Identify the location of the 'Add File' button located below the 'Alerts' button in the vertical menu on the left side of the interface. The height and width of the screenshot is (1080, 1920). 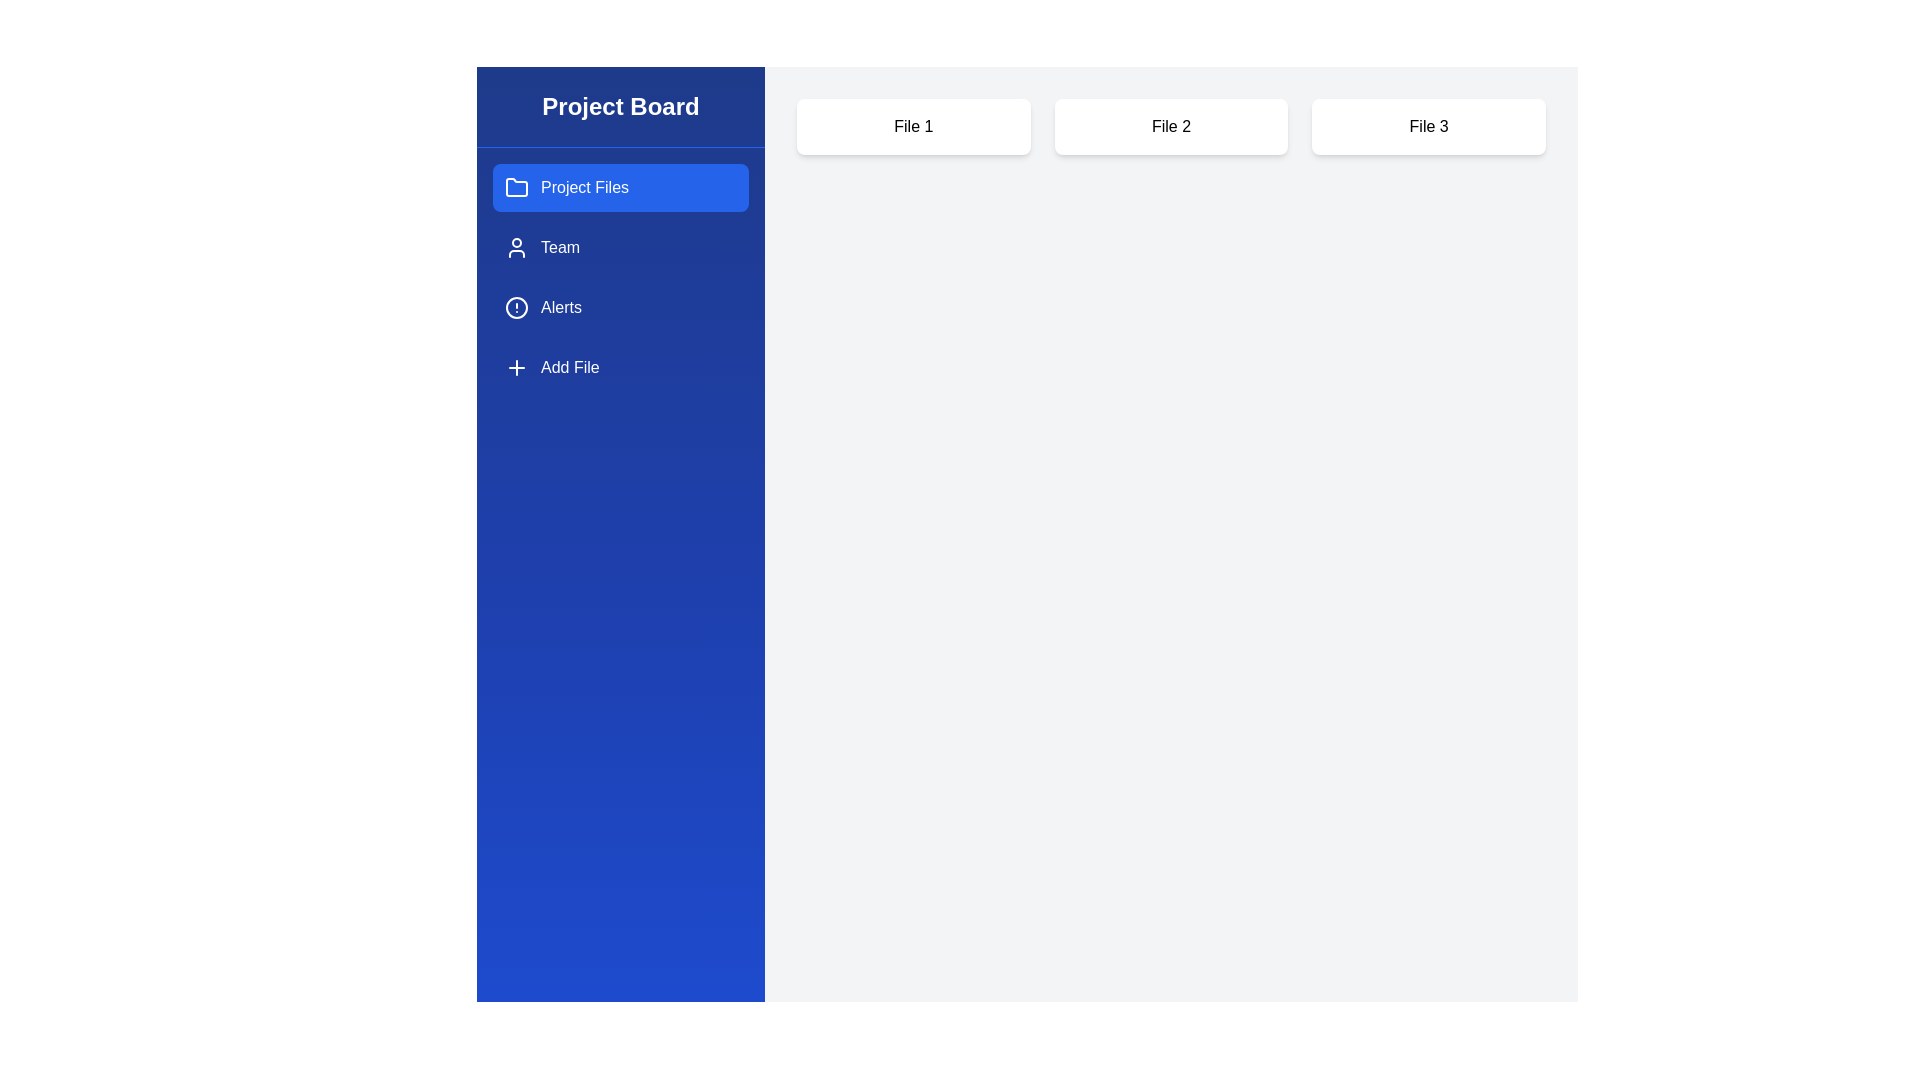
(619, 367).